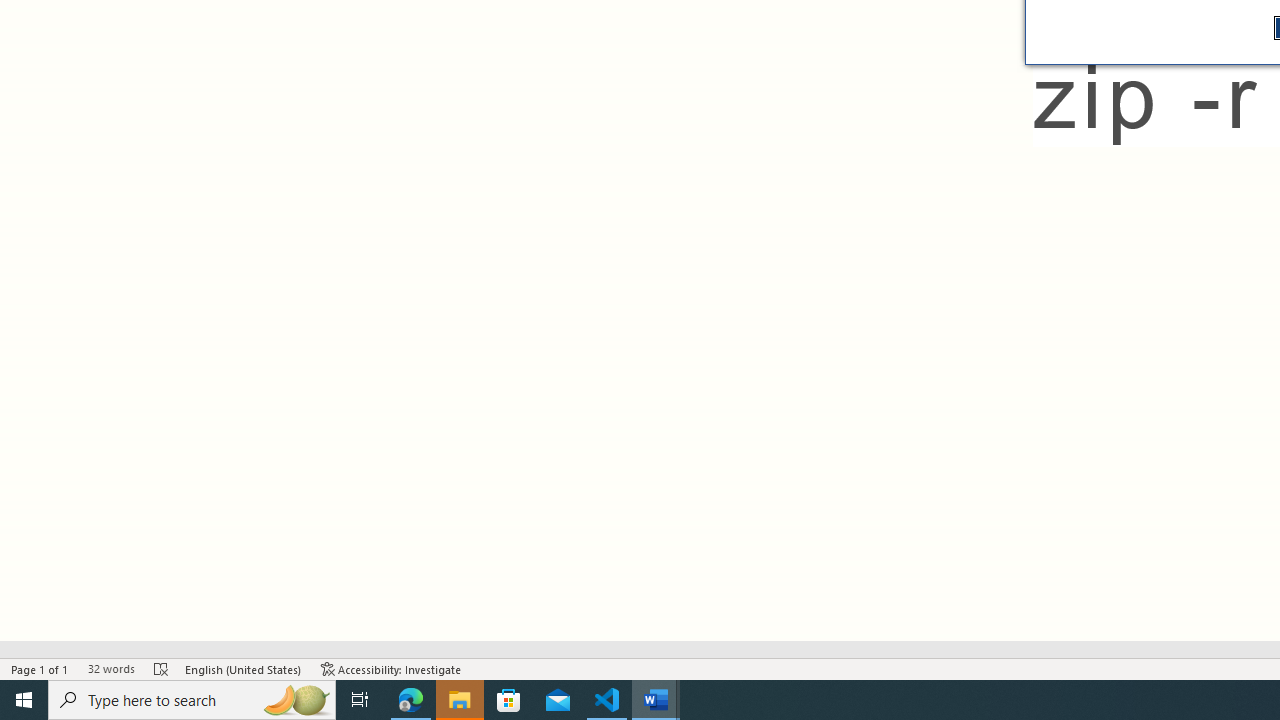 This screenshot has height=720, width=1280. I want to click on 'Spelling and Grammar Check Errors', so click(161, 669).